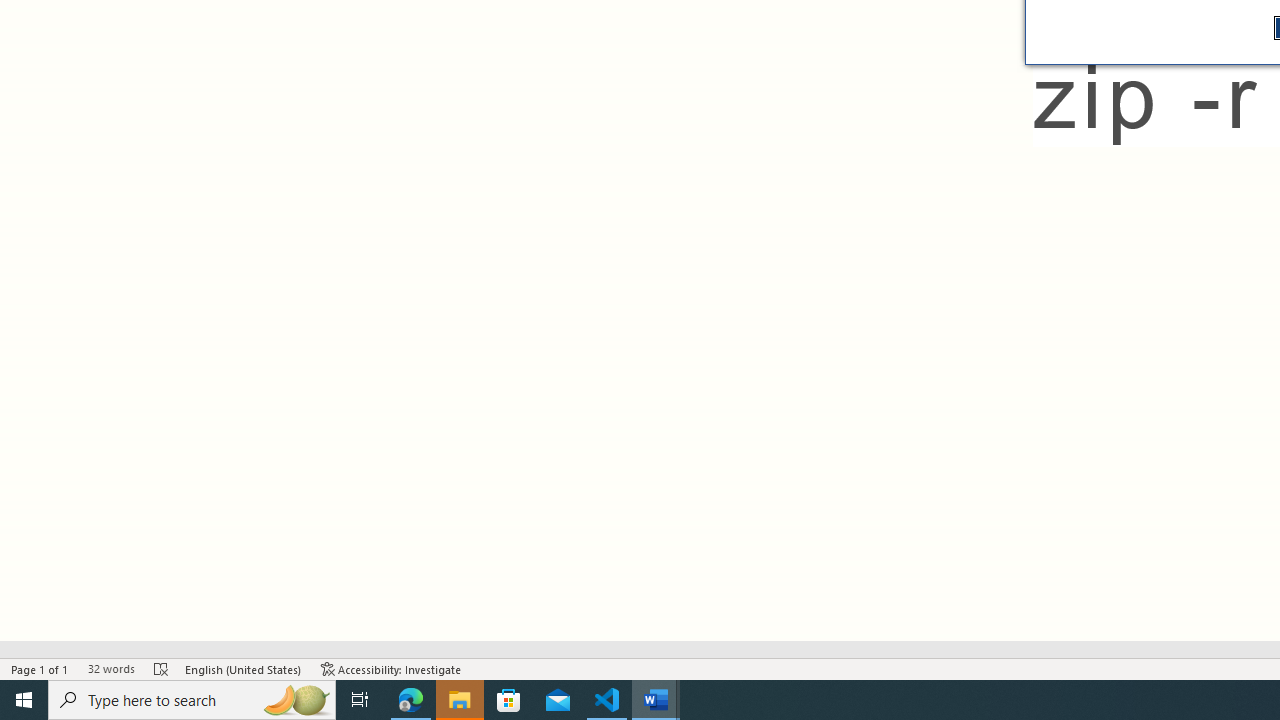 This screenshot has height=720, width=1280. I want to click on 'Spelling and Grammar Check Errors', so click(161, 669).